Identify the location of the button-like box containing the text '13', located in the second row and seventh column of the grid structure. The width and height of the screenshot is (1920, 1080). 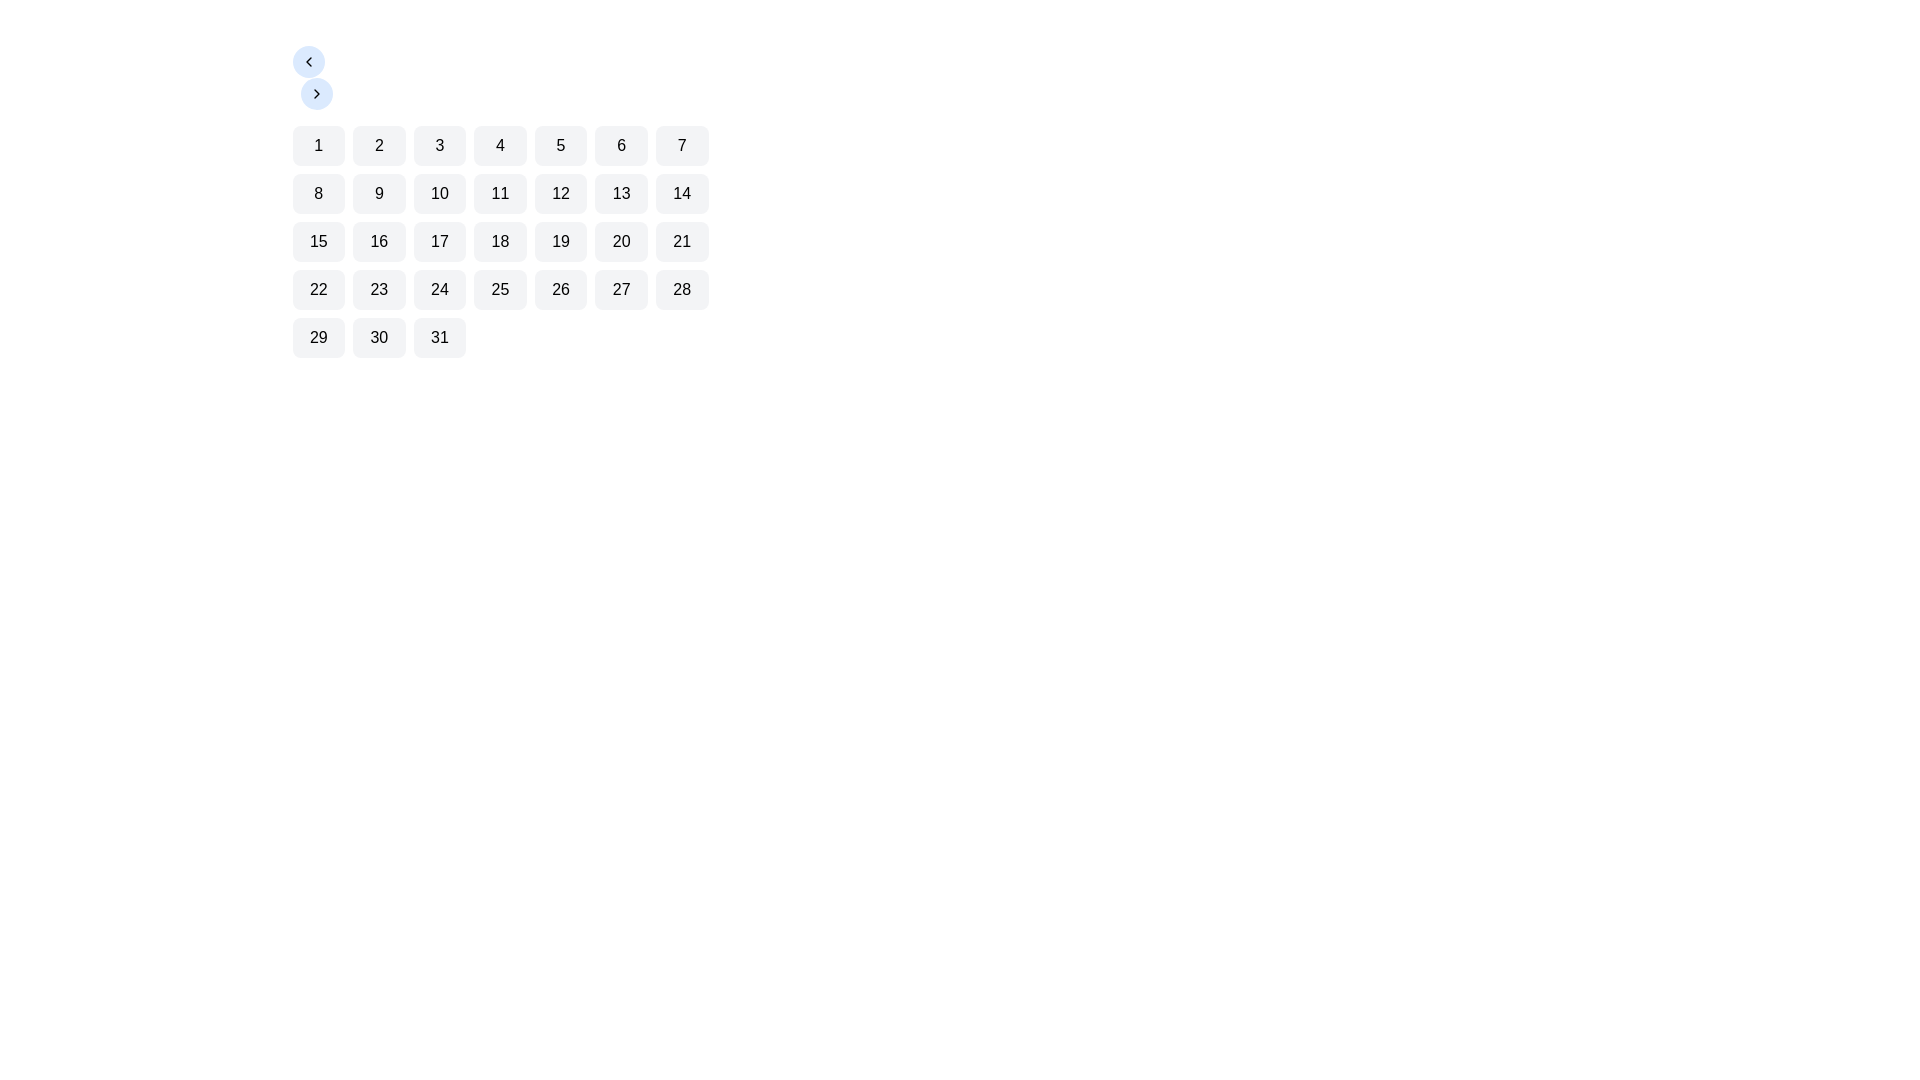
(620, 193).